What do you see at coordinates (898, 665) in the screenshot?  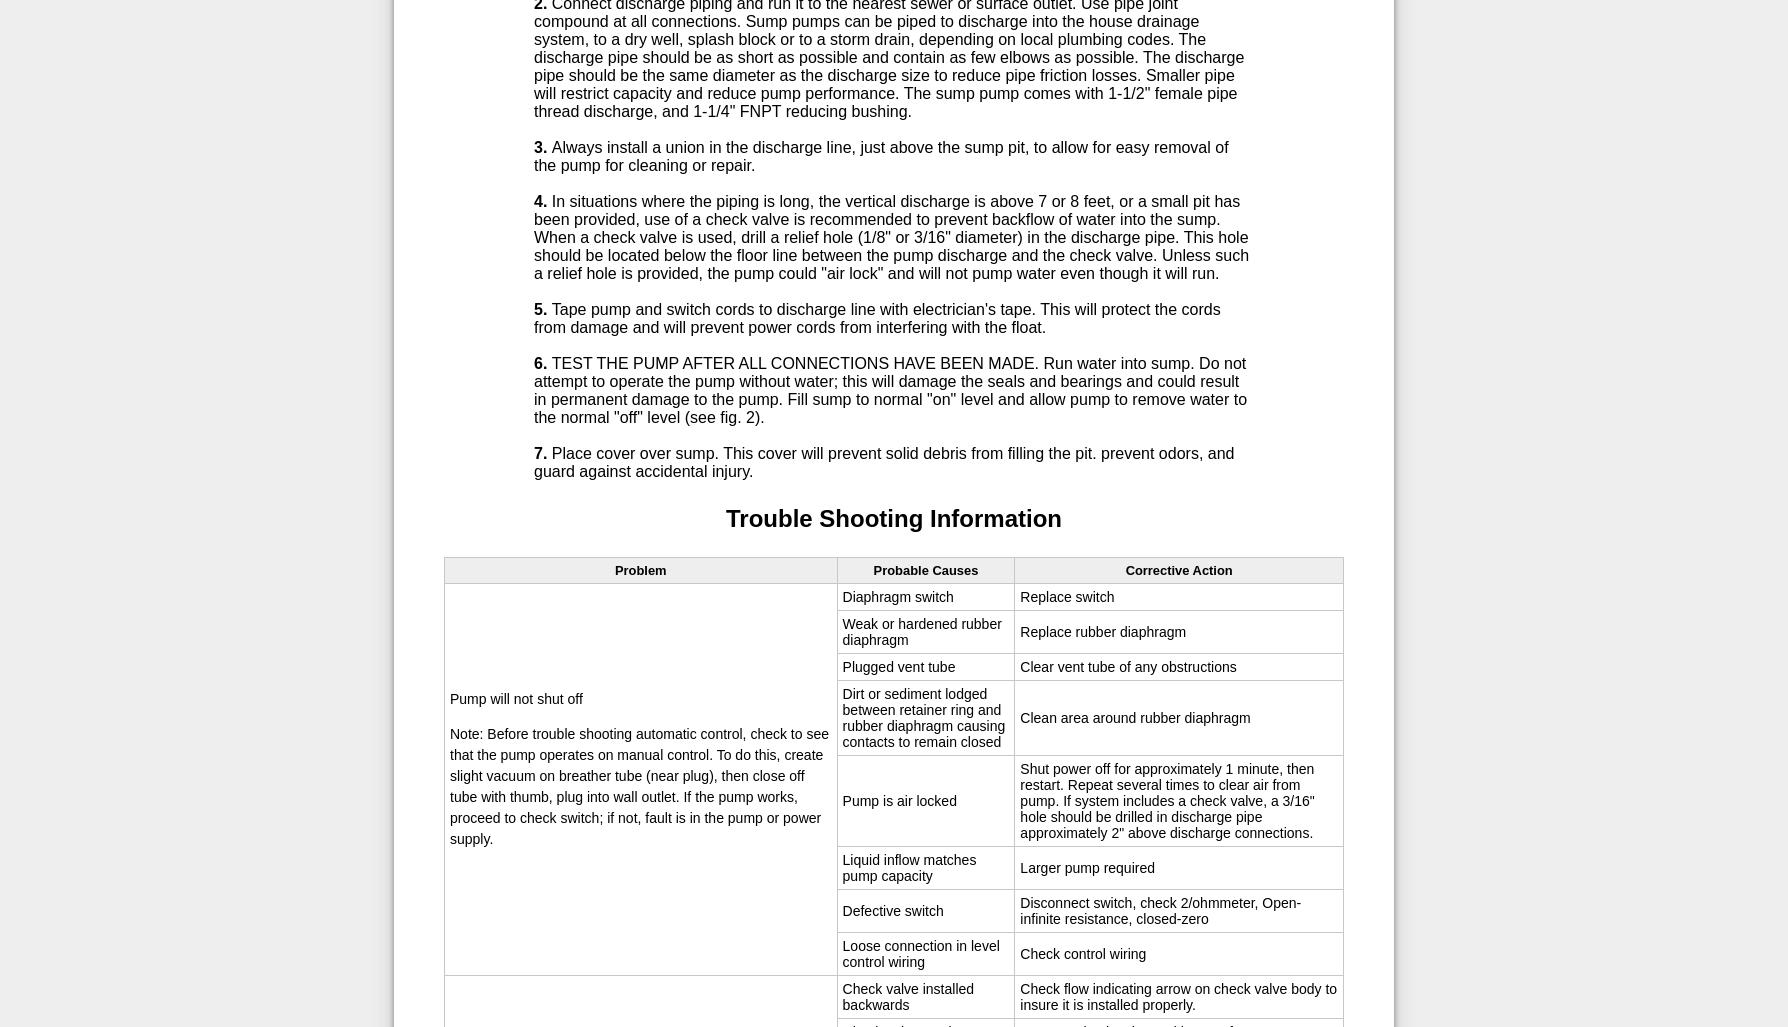 I see `'Plugged vent tube'` at bounding box center [898, 665].